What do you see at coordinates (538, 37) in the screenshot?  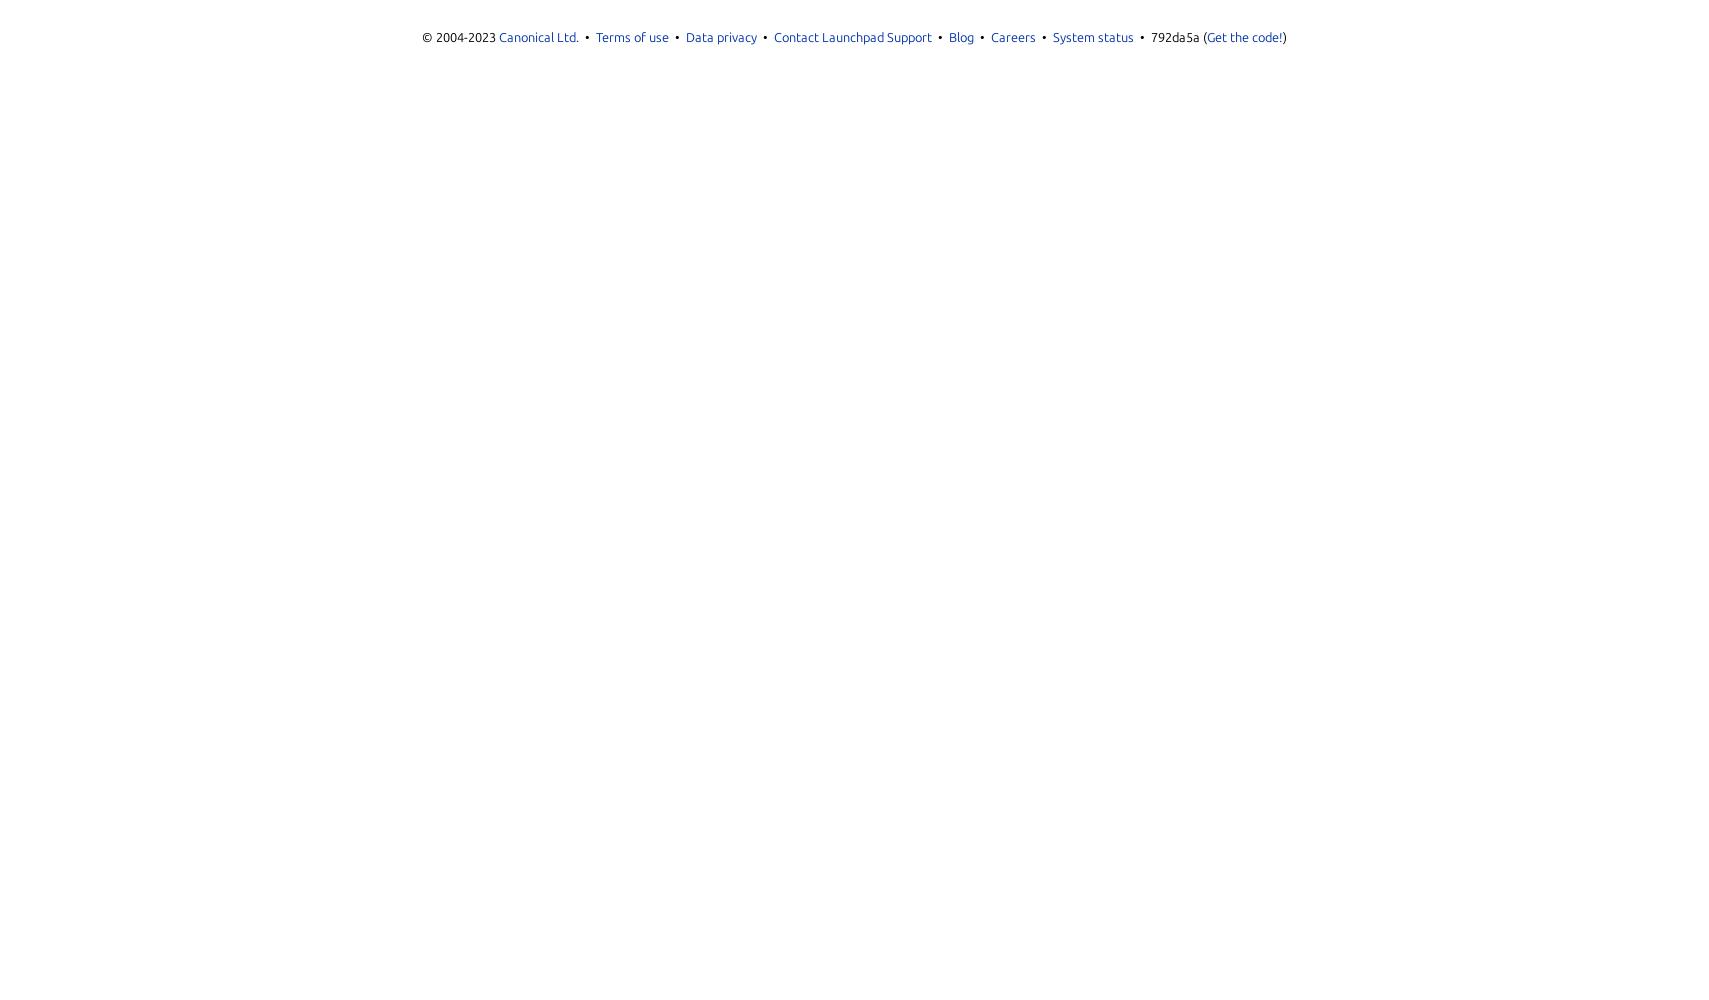 I see `'Canonical Ltd.'` at bounding box center [538, 37].